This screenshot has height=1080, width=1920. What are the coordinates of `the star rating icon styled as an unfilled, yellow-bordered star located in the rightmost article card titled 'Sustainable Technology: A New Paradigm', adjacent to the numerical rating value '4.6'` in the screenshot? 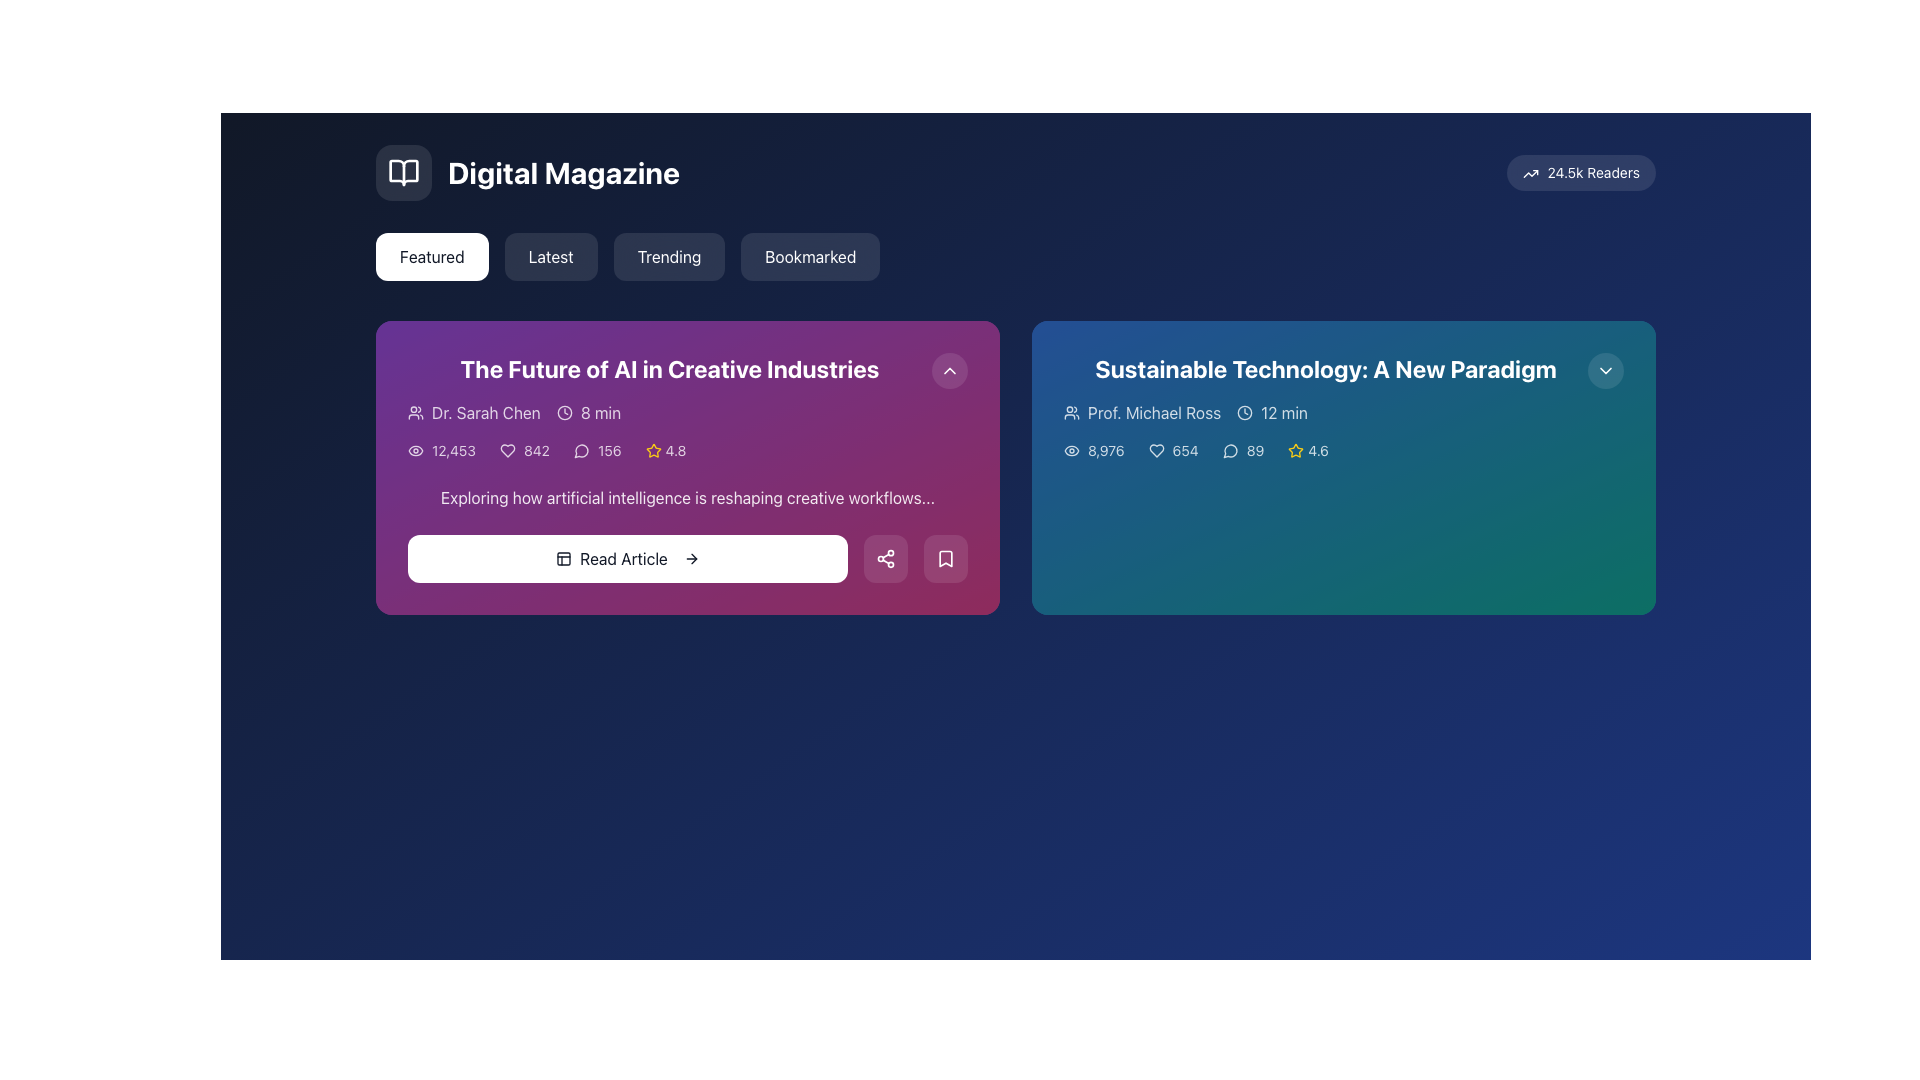 It's located at (1296, 451).